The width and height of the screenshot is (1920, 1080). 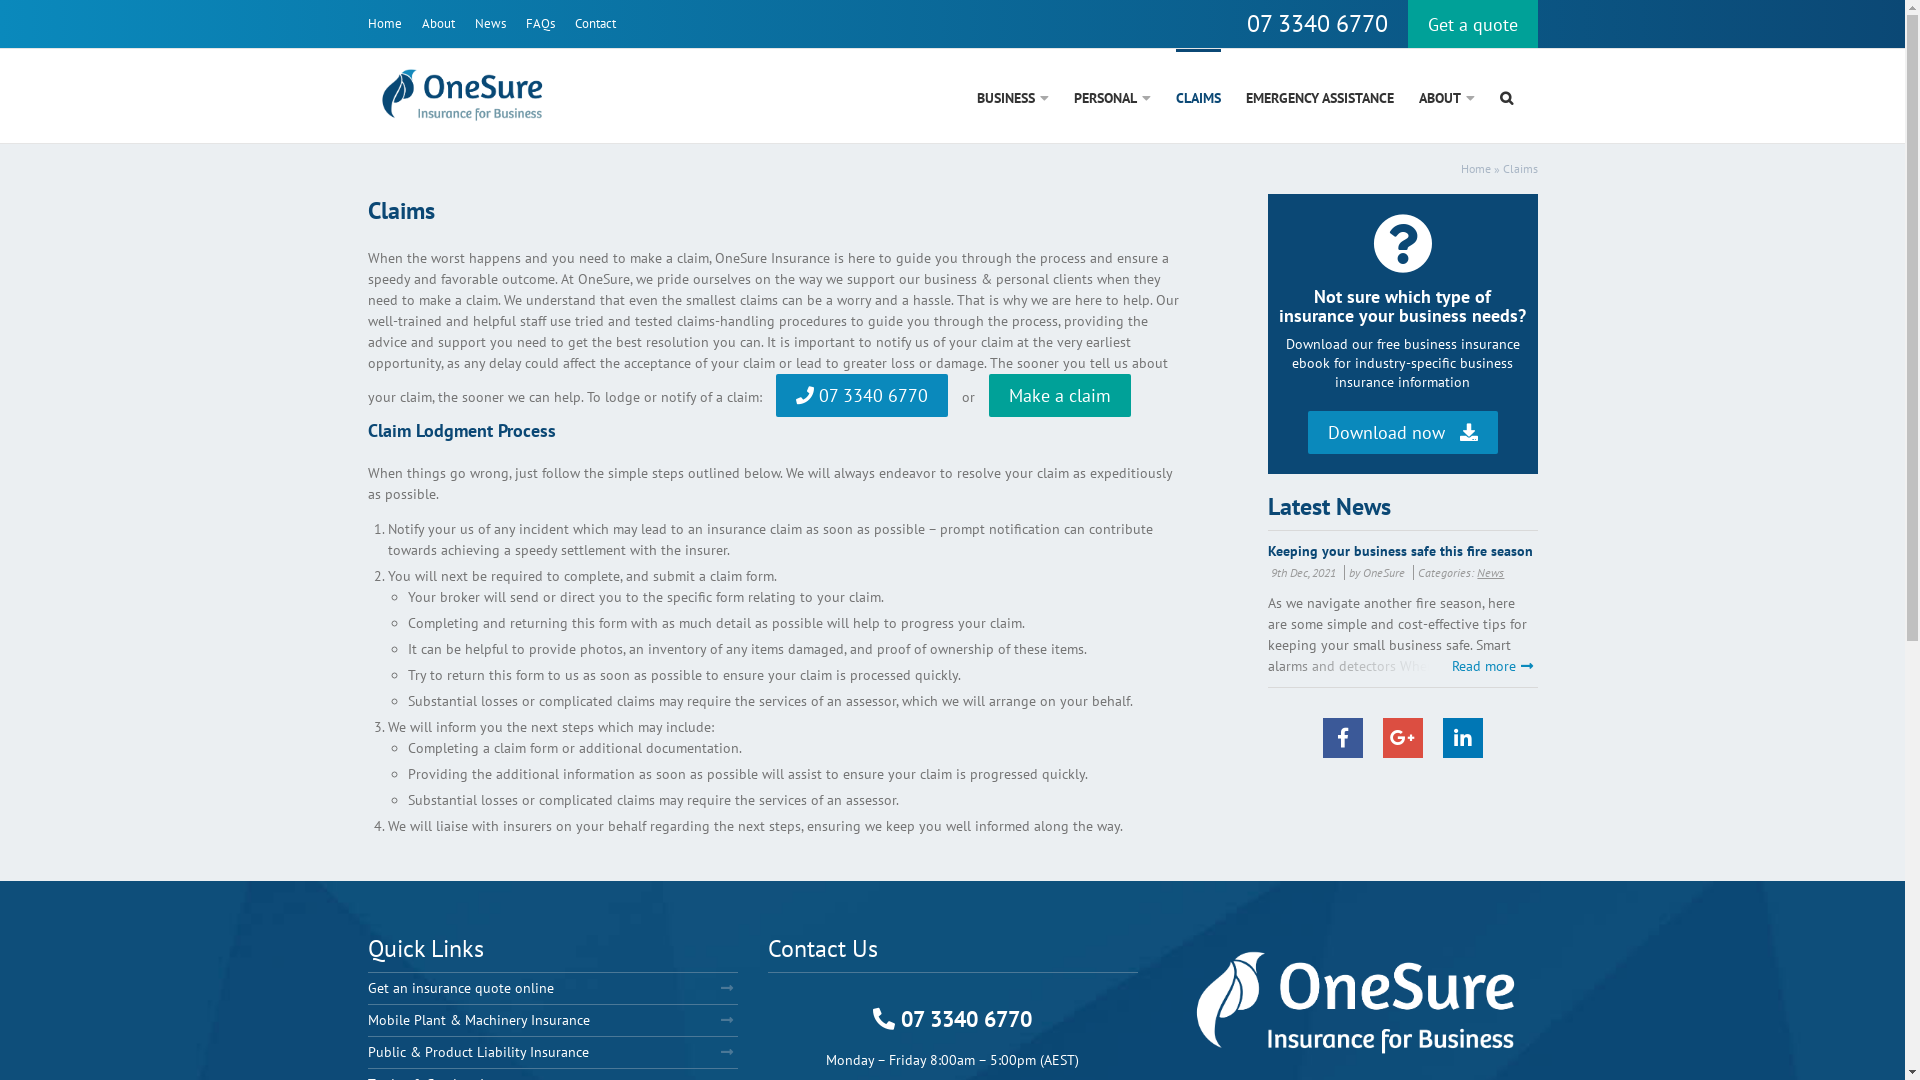 I want to click on 'Get an insurance quote online', so click(x=552, y=987).